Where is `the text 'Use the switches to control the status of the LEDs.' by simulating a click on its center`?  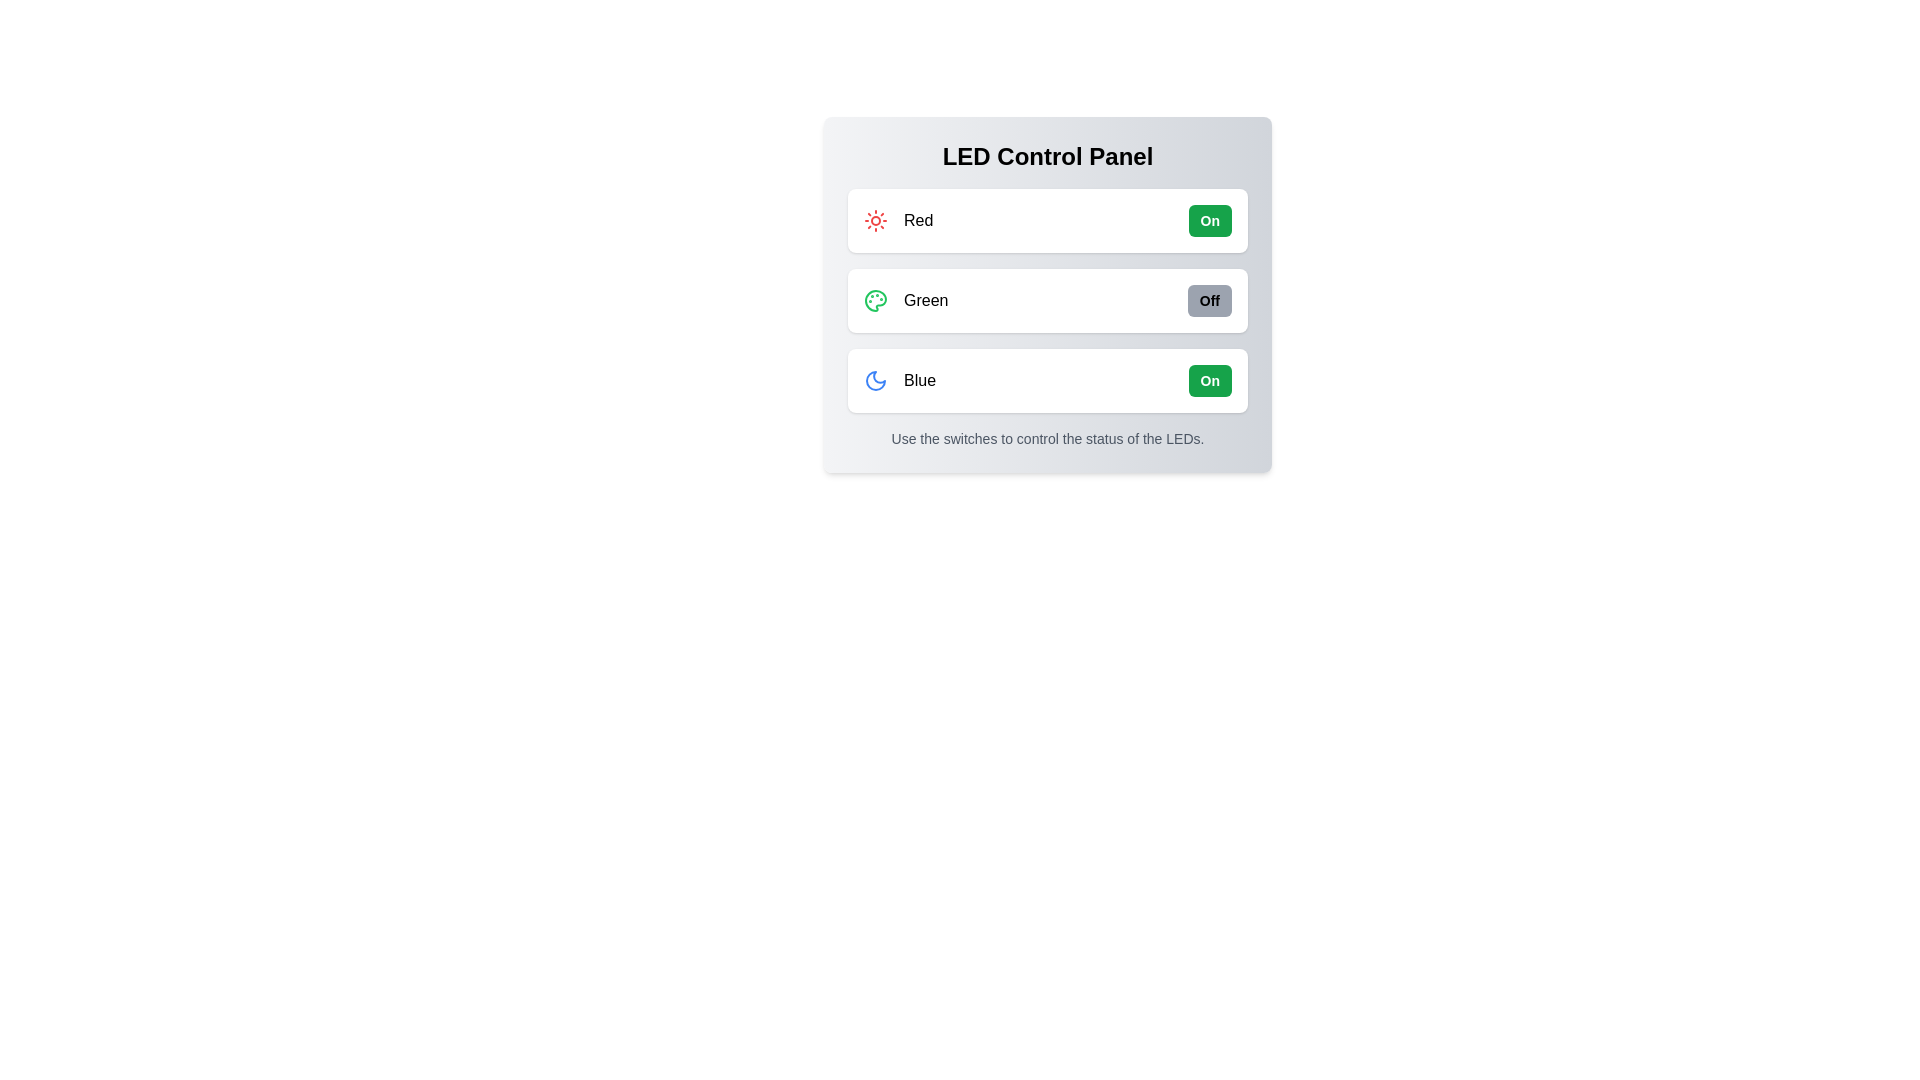
the text 'Use the switches to control the status of the LEDs.' by simulating a click on its center is located at coordinates (1046, 438).